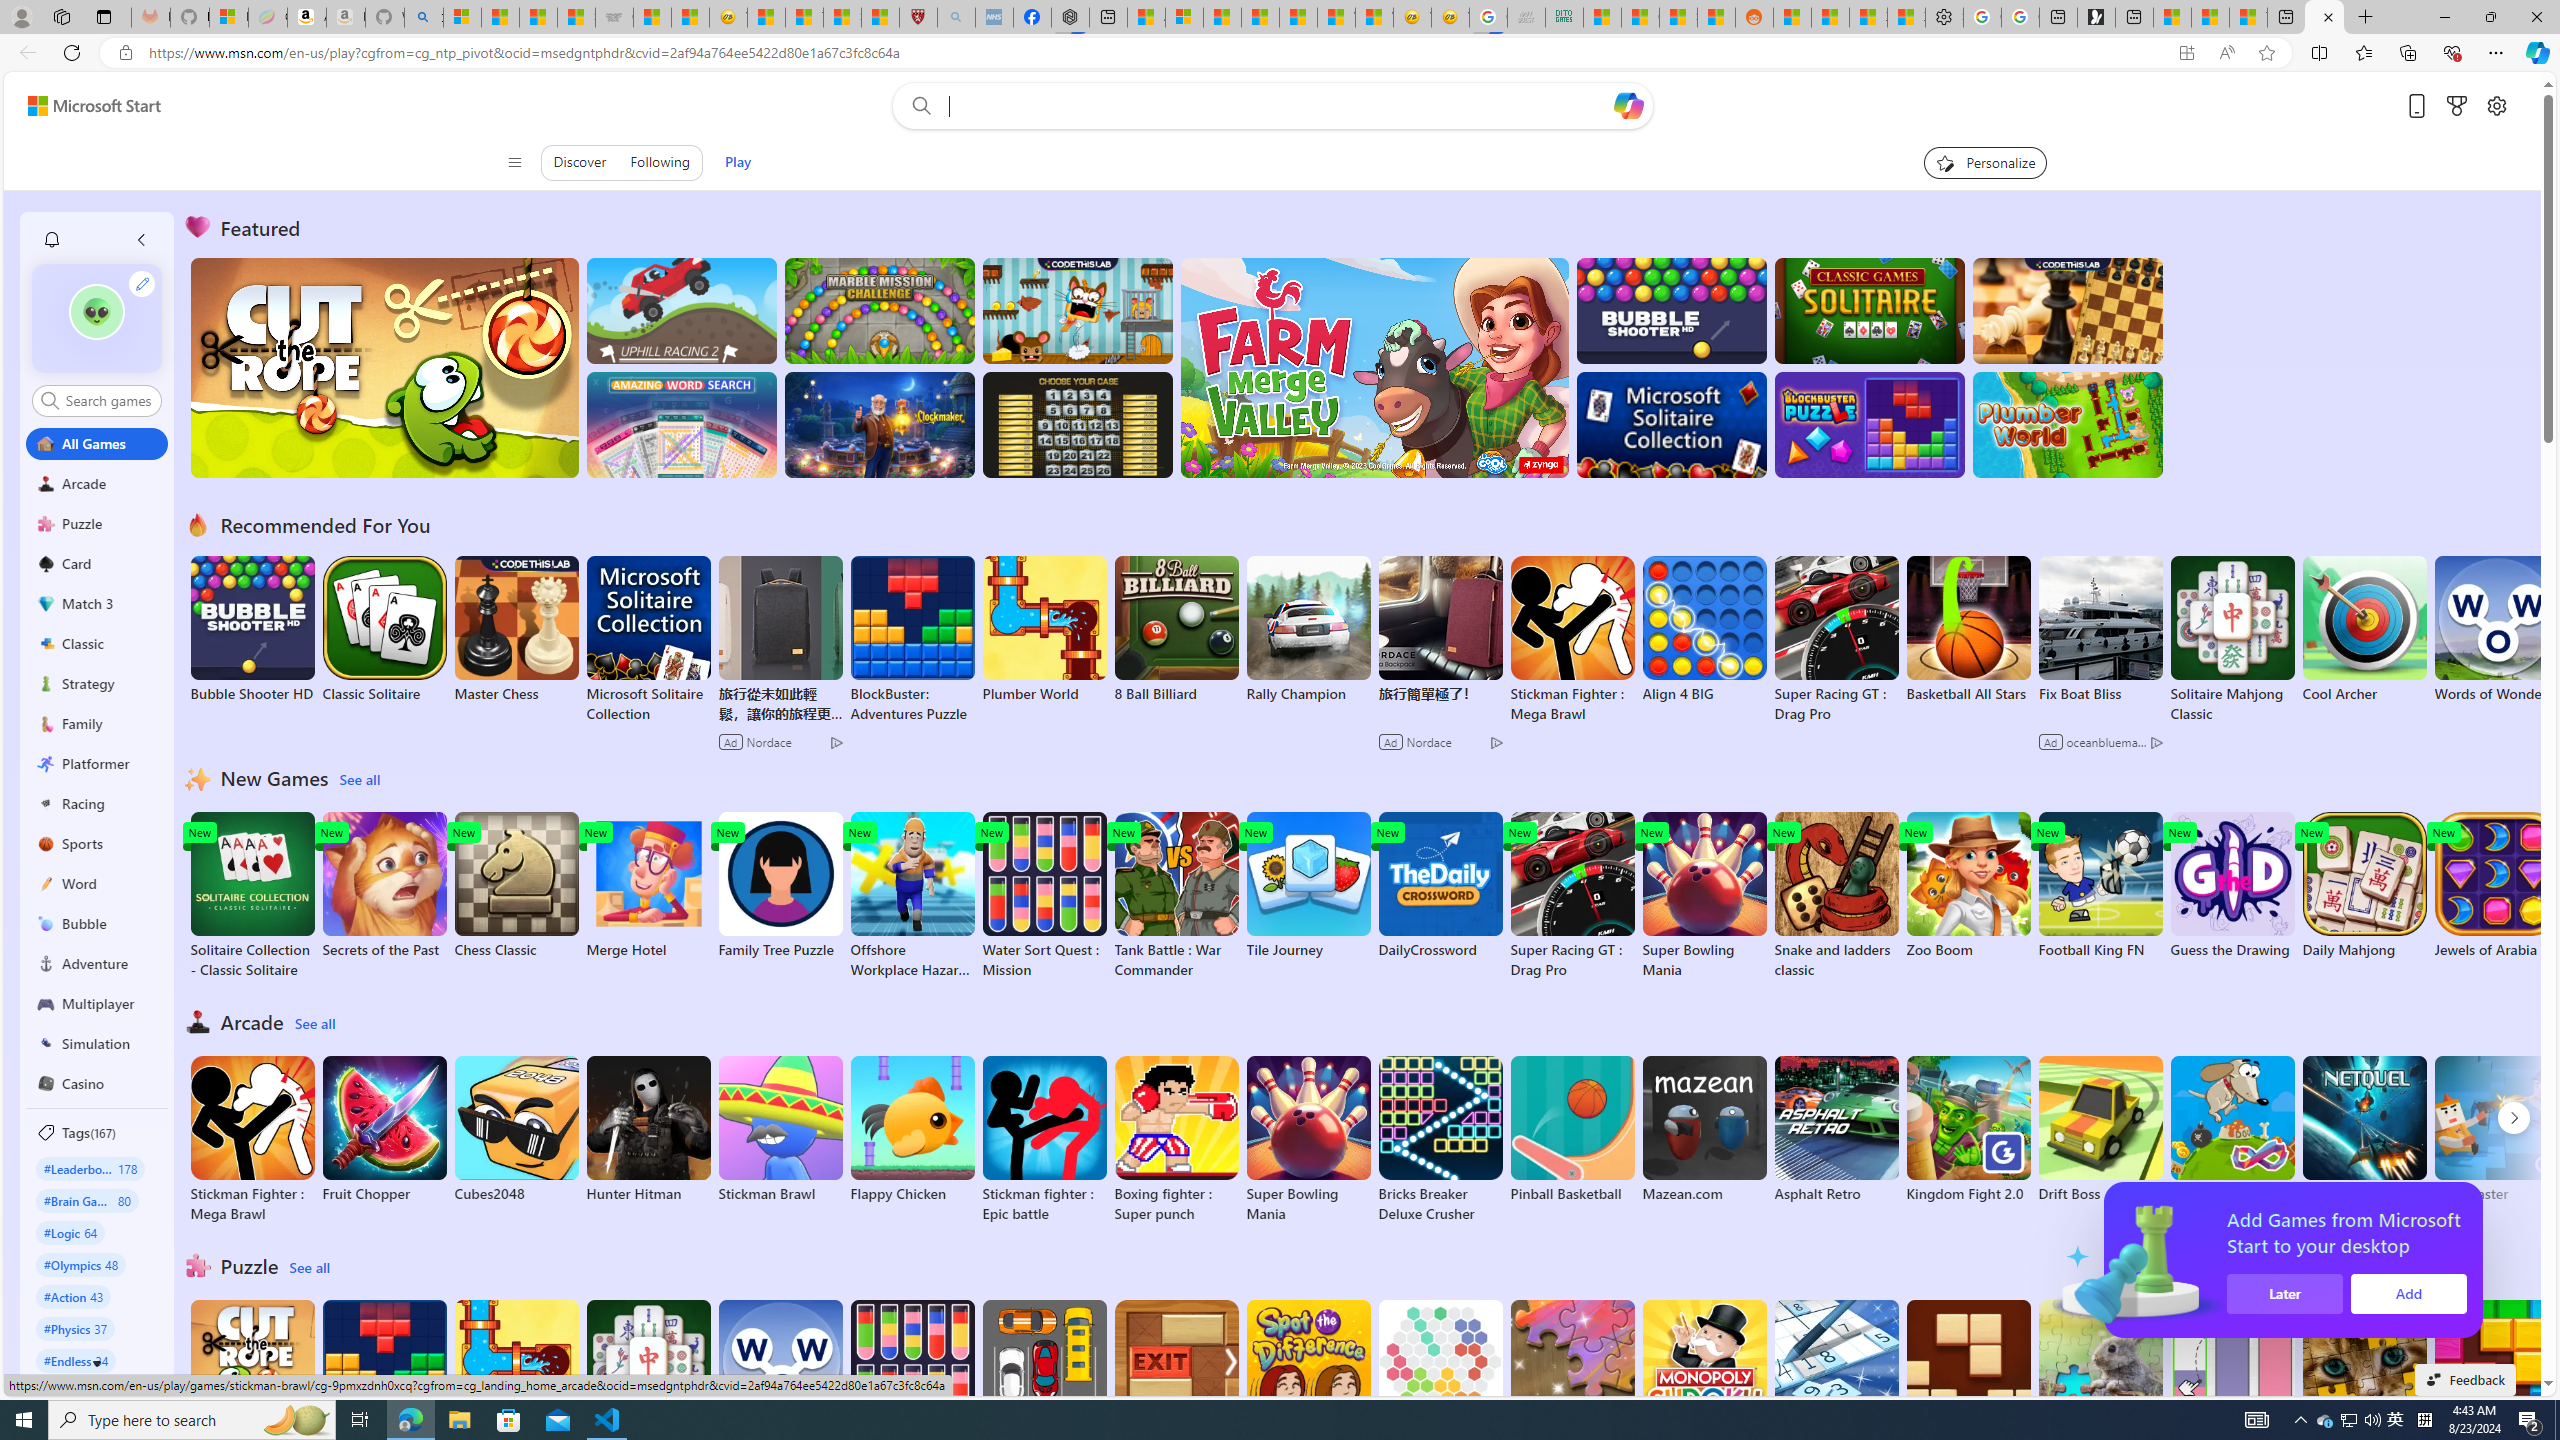  What do you see at coordinates (2364, 629) in the screenshot?
I see `'Cool Archer'` at bounding box center [2364, 629].